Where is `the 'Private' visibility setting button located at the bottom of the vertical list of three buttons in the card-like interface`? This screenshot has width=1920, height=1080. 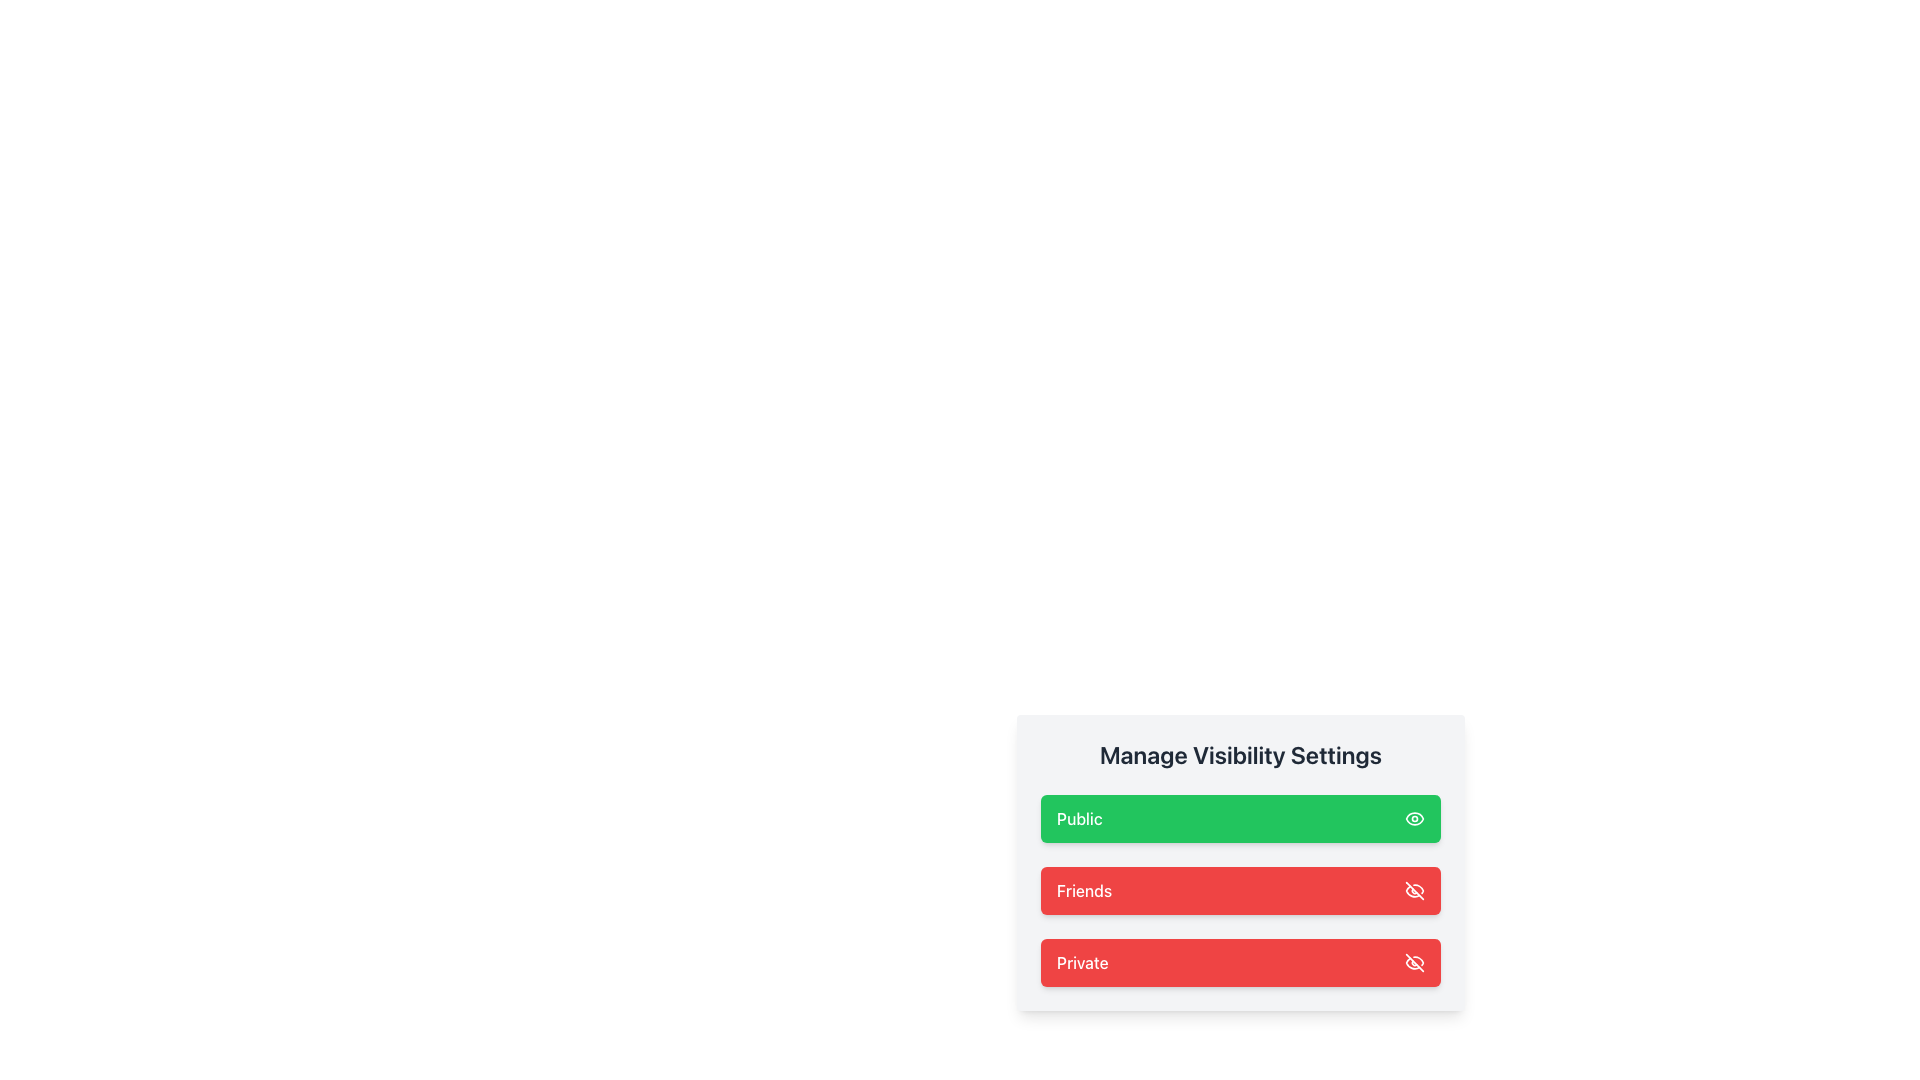
the 'Private' visibility setting button located at the bottom of the vertical list of three buttons in the card-like interface is located at coordinates (1240, 962).